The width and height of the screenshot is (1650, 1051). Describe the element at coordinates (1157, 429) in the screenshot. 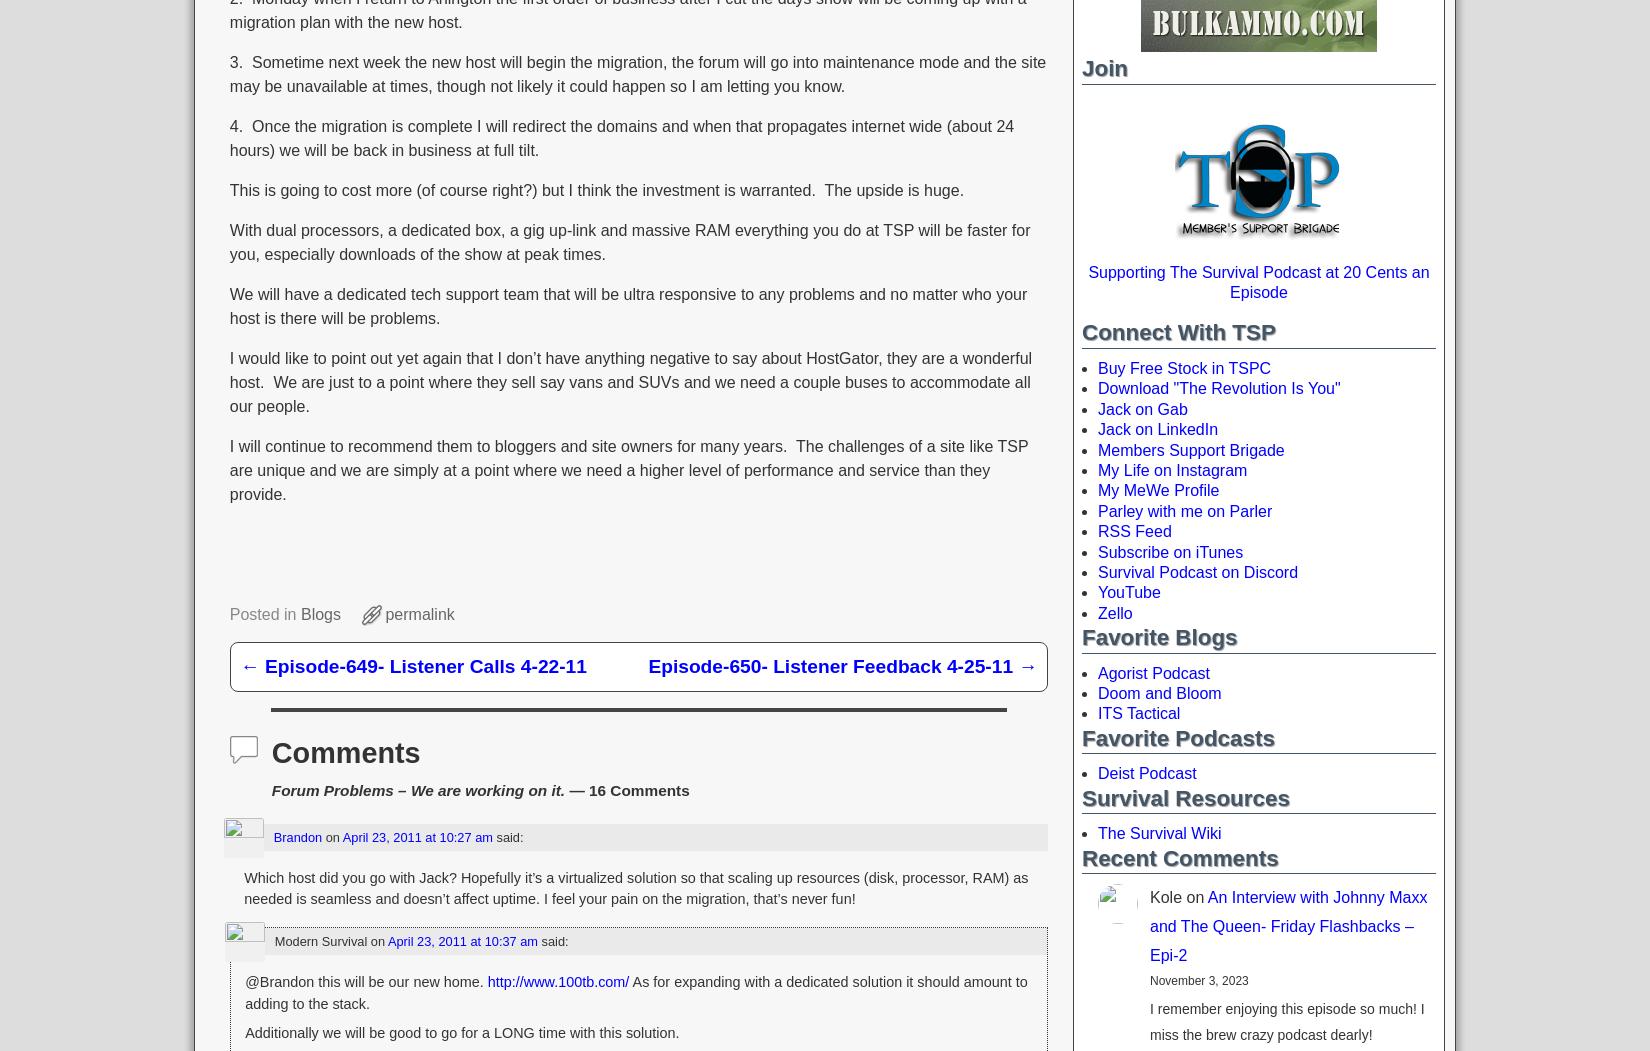

I see `'Jack on LinkedIn'` at that location.